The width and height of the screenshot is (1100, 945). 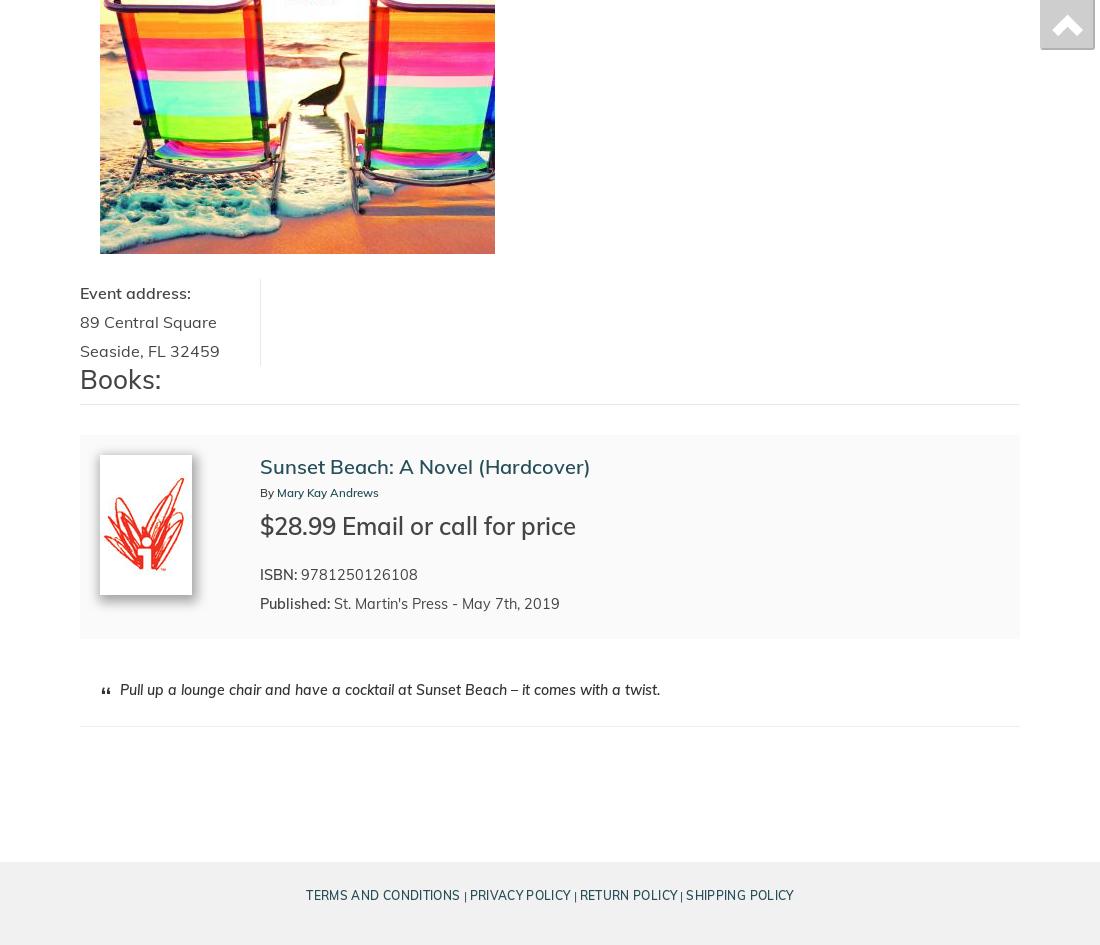 I want to click on '32459', so click(x=194, y=349).